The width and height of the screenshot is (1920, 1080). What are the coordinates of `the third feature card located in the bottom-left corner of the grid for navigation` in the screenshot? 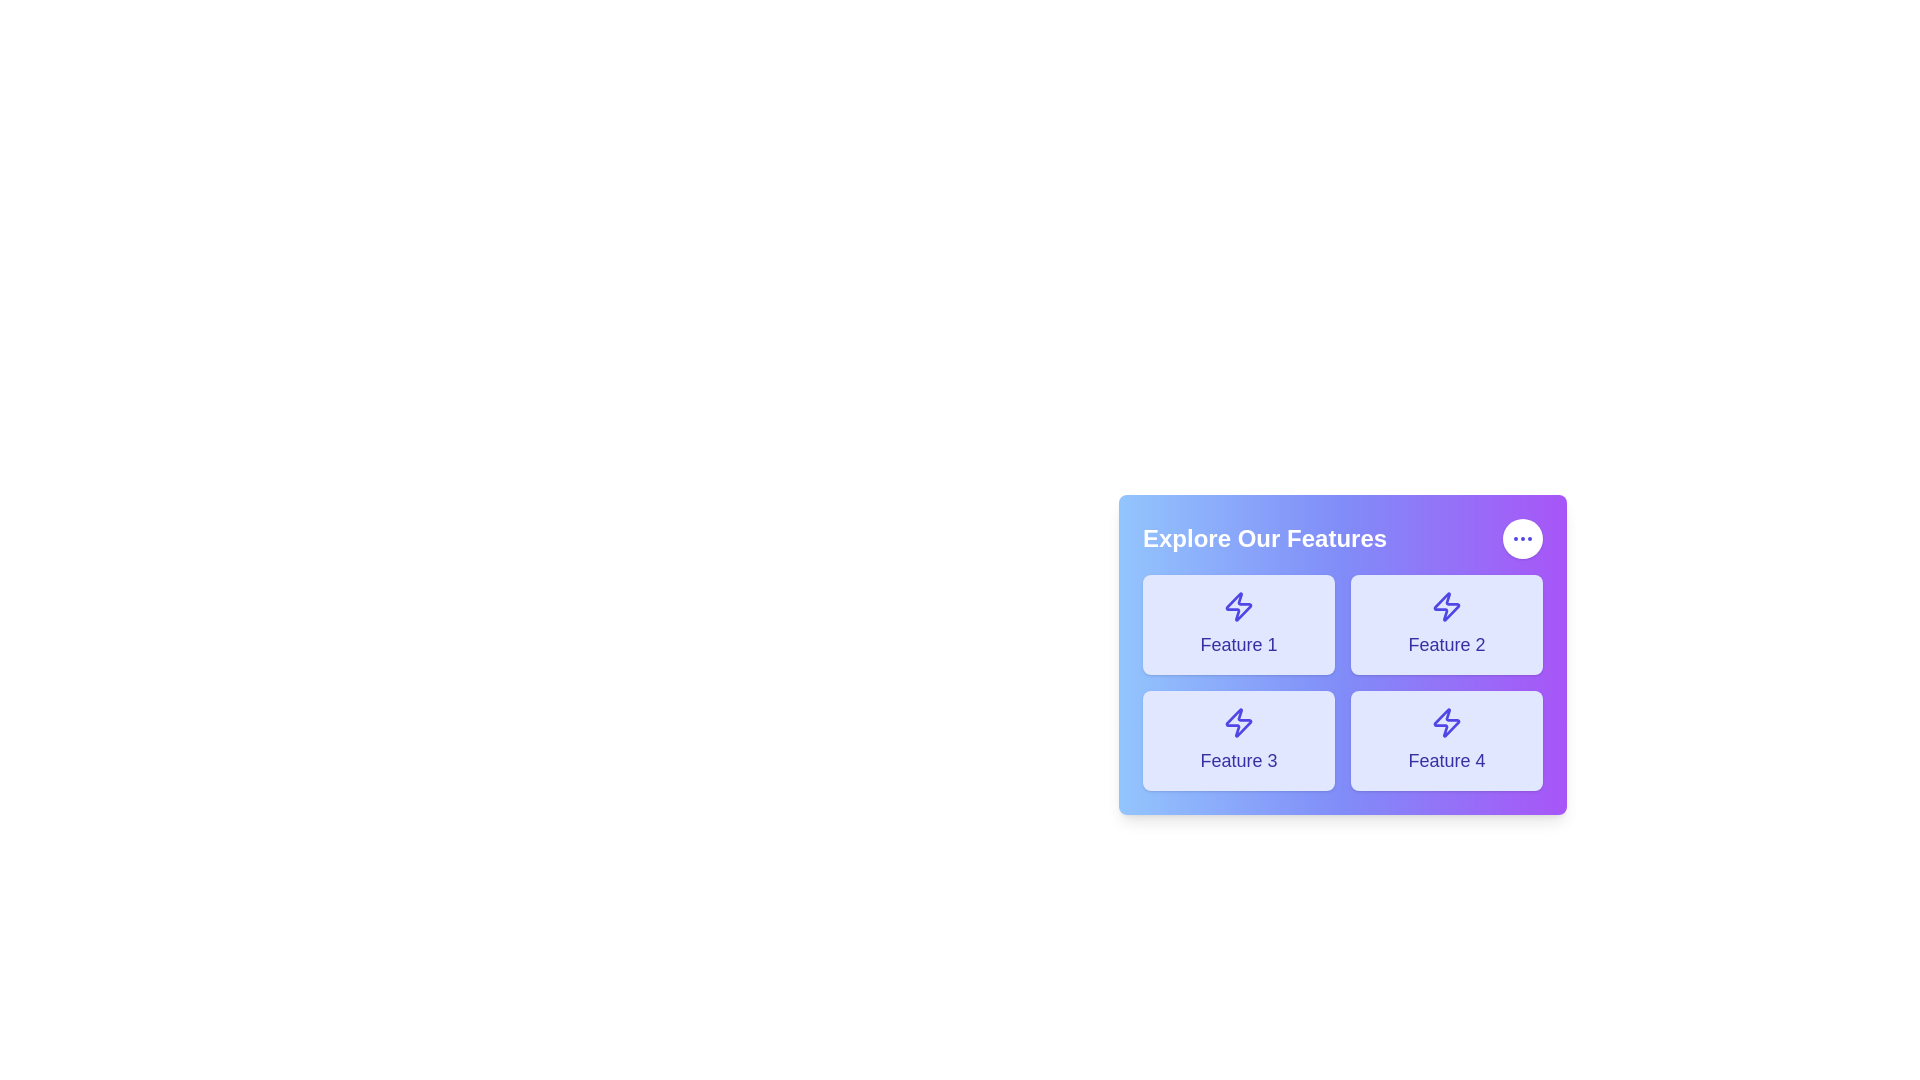 It's located at (1237, 740).